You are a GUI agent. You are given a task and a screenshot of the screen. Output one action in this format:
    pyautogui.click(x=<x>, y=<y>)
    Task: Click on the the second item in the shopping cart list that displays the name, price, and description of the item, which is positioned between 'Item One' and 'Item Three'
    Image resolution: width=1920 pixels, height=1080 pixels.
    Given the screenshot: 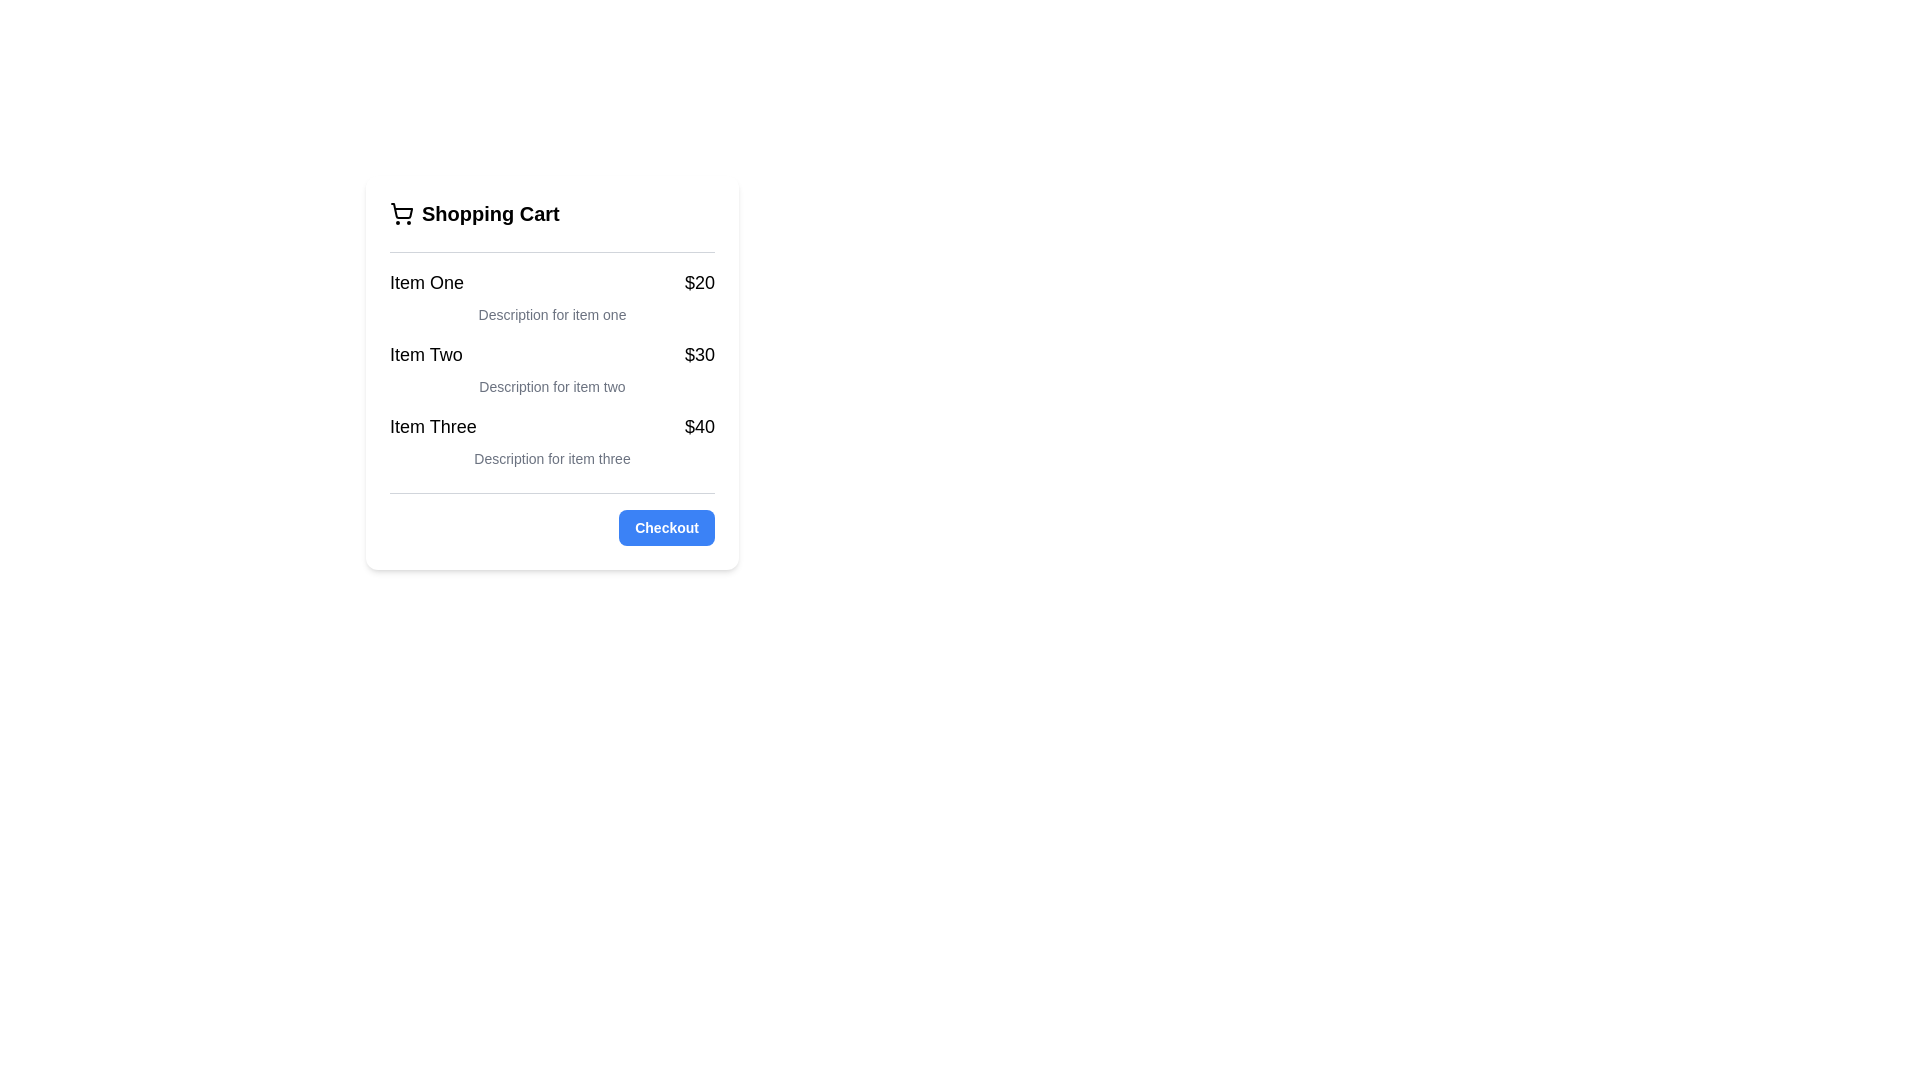 What is the action you would take?
    pyautogui.click(x=552, y=369)
    